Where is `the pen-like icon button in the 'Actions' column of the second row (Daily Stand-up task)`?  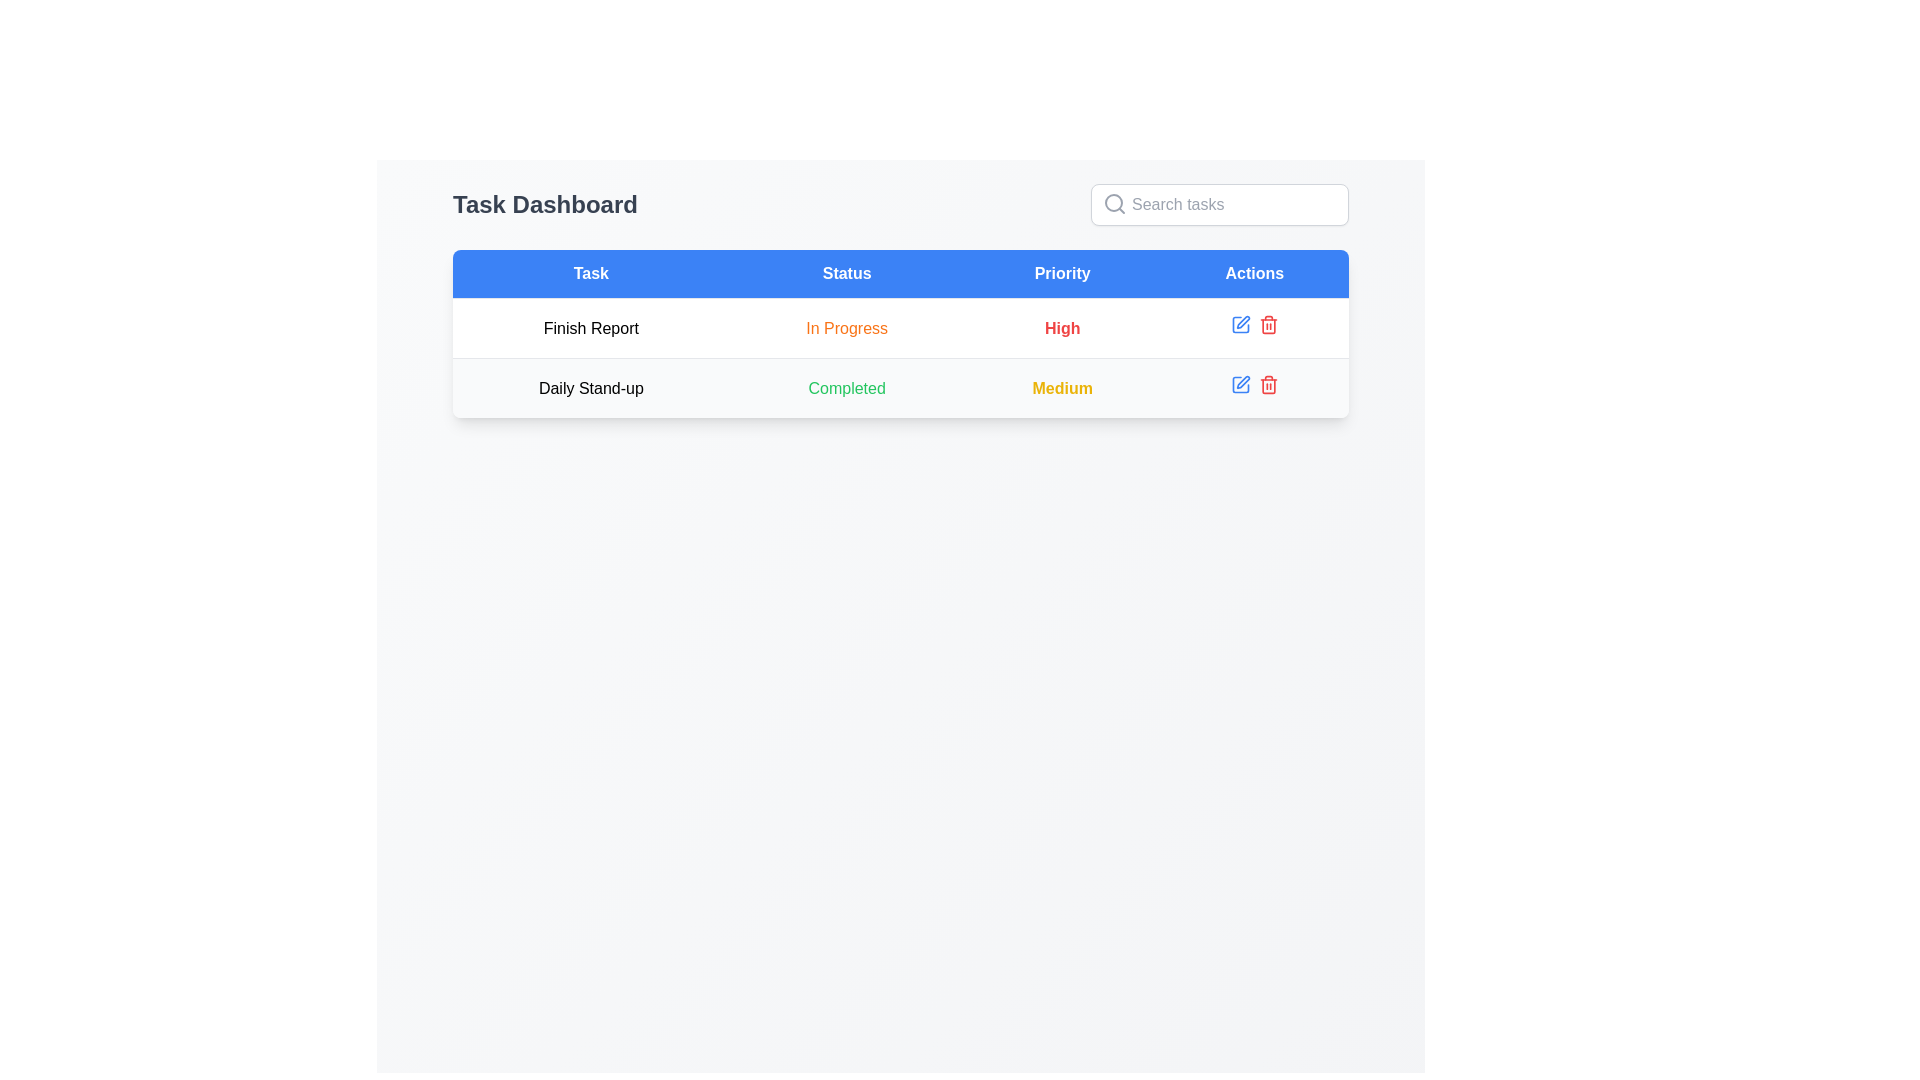 the pen-like icon button in the 'Actions' column of the second row (Daily Stand-up task) is located at coordinates (1242, 382).